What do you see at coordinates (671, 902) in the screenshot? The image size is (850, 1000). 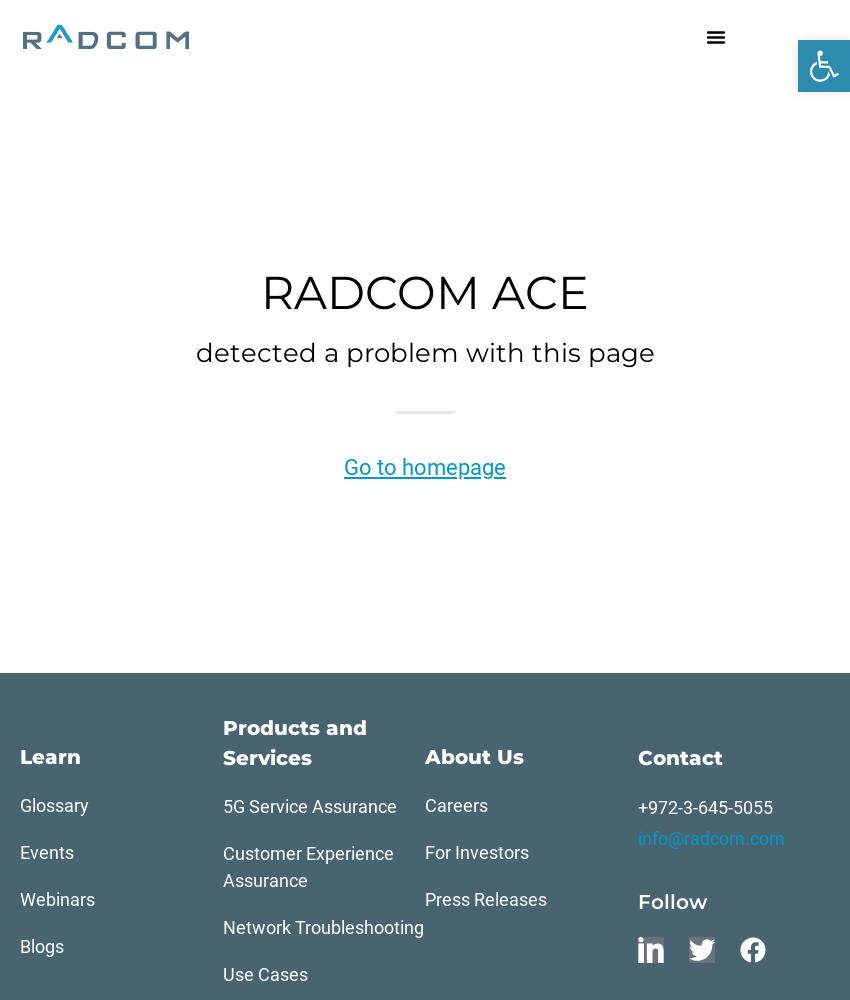 I see `'Follow'` at bounding box center [671, 902].